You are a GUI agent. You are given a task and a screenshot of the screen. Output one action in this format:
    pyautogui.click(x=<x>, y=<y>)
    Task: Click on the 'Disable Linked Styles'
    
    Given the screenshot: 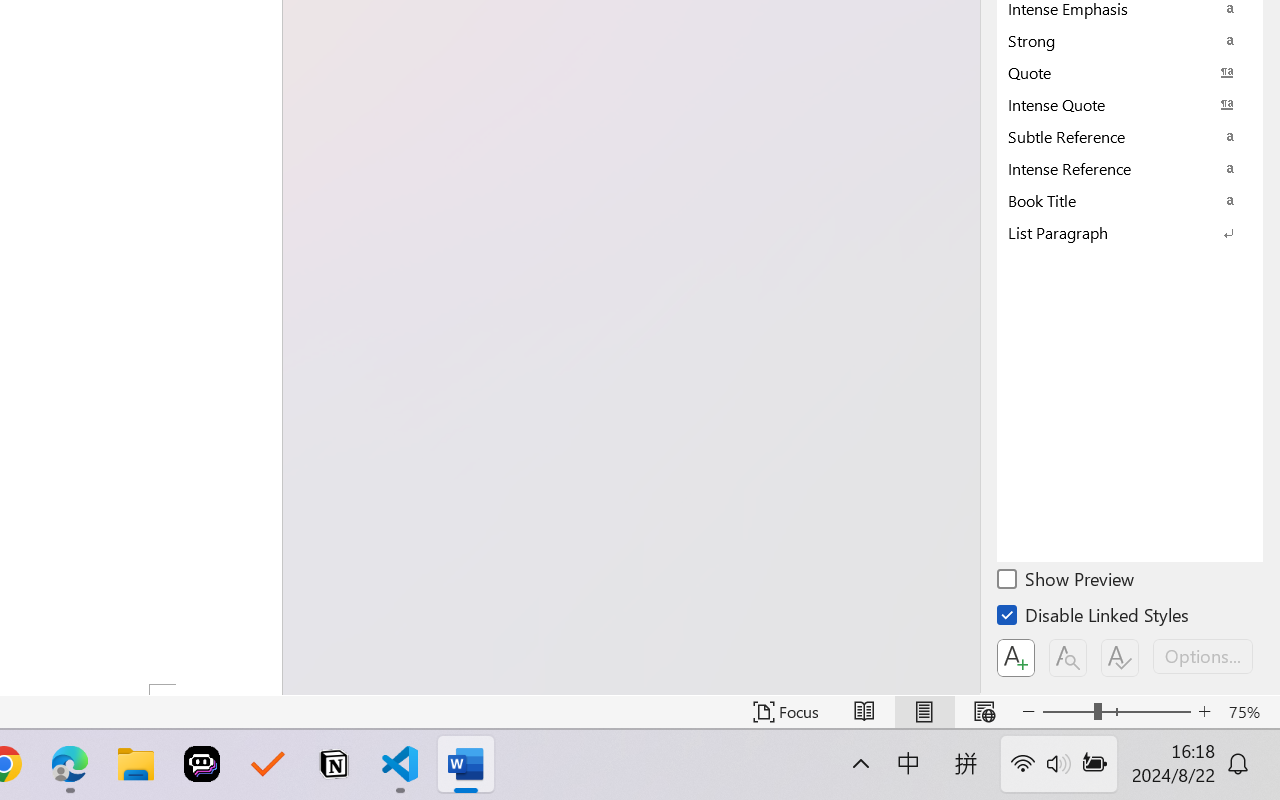 What is the action you would take?
    pyautogui.click(x=1094, y=618)
    